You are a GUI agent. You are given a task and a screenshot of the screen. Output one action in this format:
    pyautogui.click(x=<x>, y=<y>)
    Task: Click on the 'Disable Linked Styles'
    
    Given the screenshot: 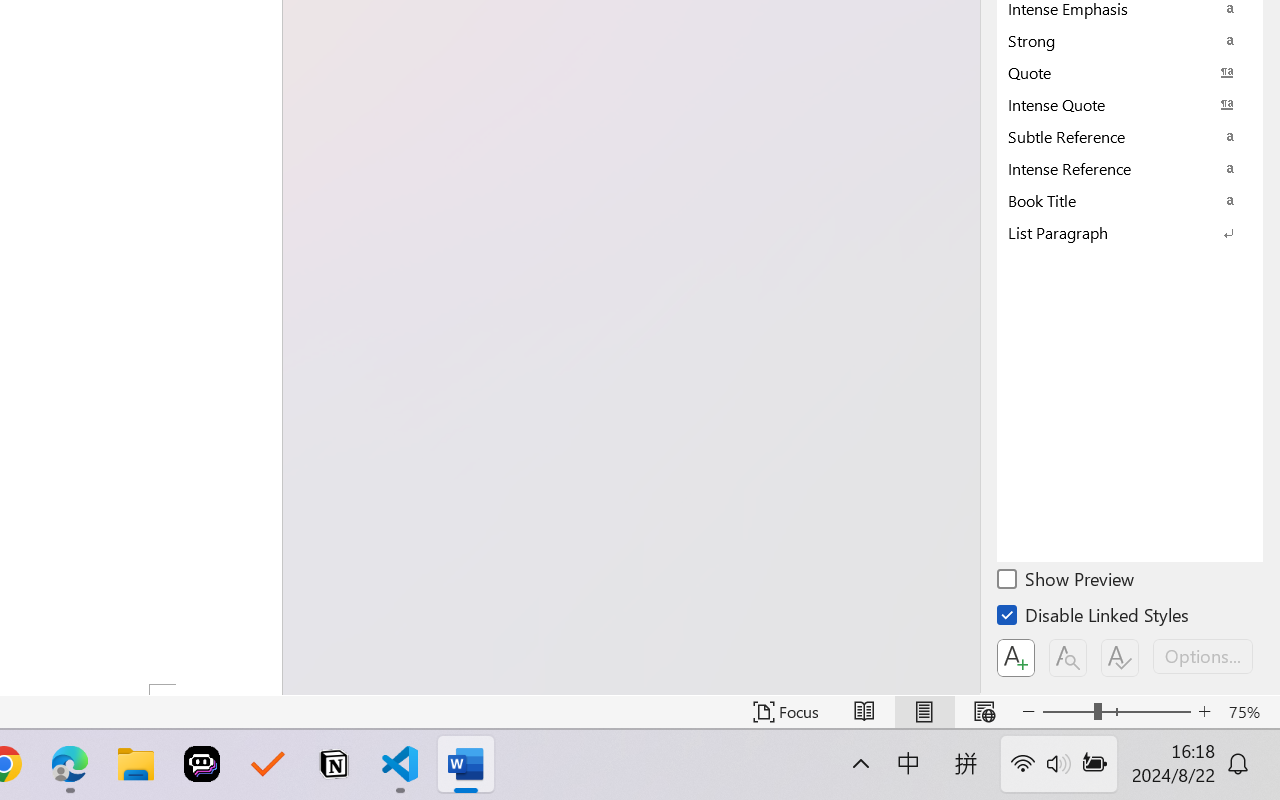 What is the action you would take?
    pyautogui.click(x=1094, y=618)
    